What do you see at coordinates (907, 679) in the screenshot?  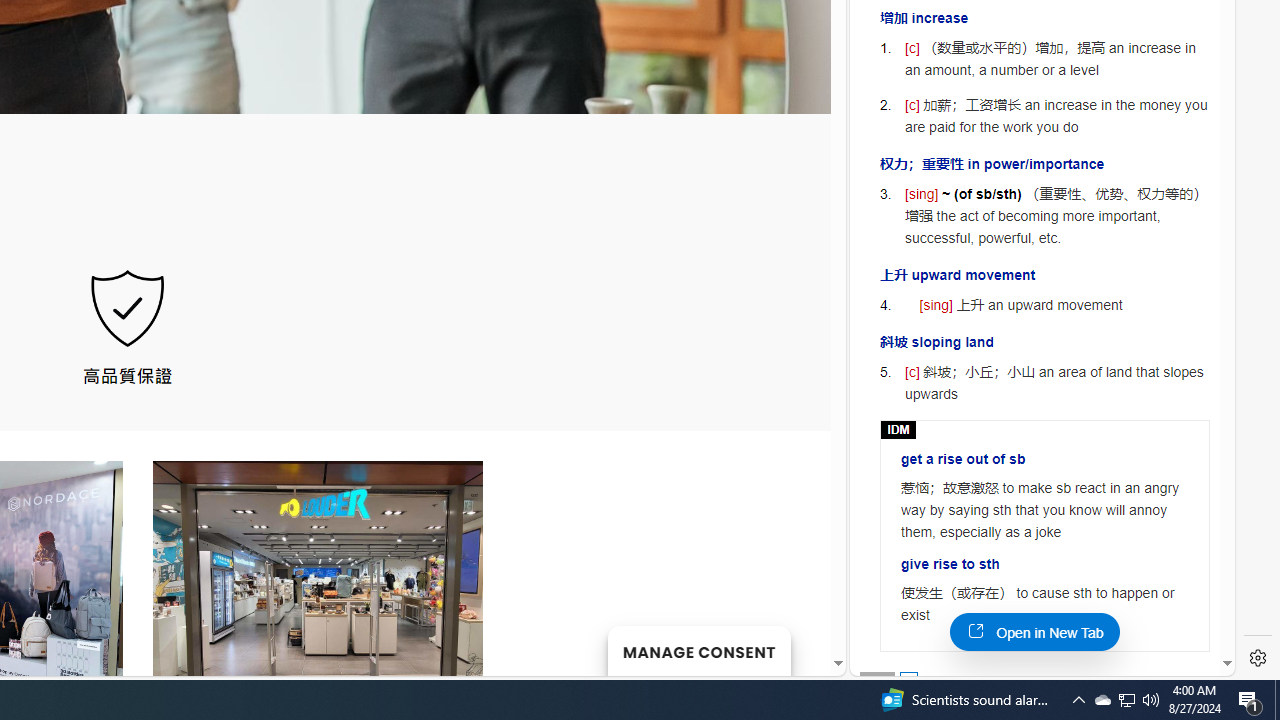 I see `'AutomationID: posbtn_1'` at bounding box center [907, 679].